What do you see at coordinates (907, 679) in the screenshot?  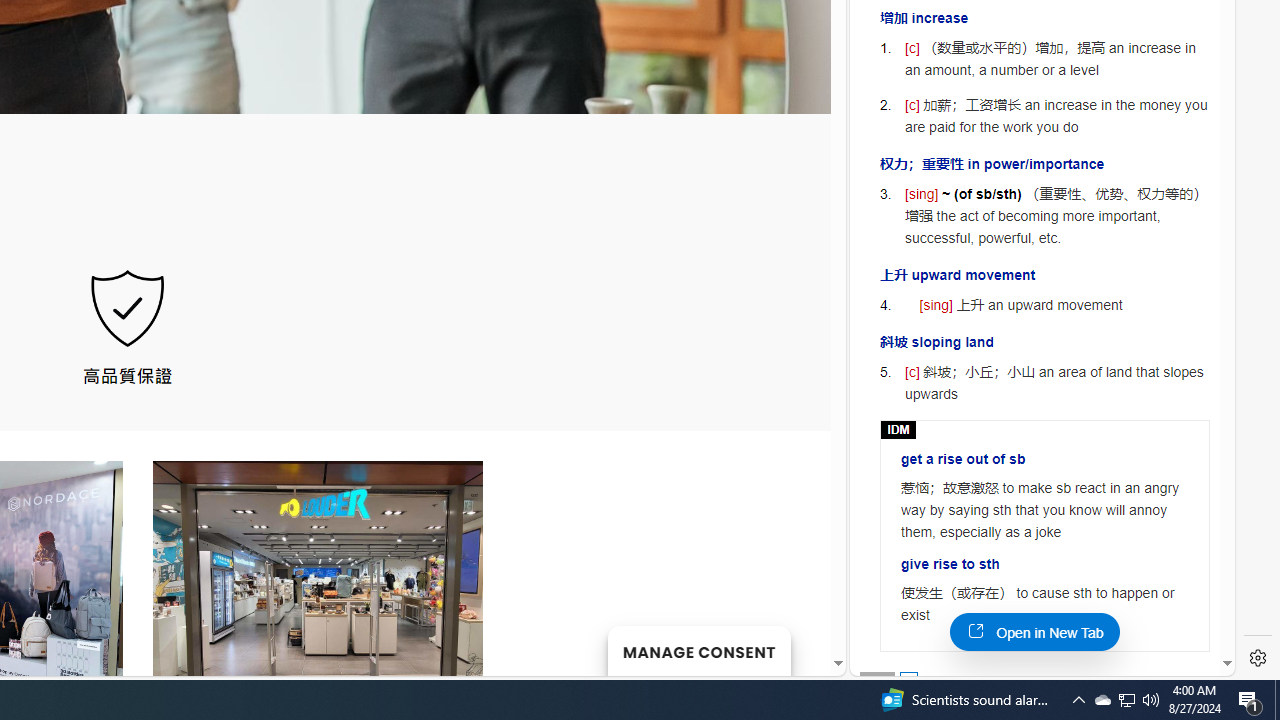 I see `'AutomationID: posbtn_1'` at bounding box center [907, 679].